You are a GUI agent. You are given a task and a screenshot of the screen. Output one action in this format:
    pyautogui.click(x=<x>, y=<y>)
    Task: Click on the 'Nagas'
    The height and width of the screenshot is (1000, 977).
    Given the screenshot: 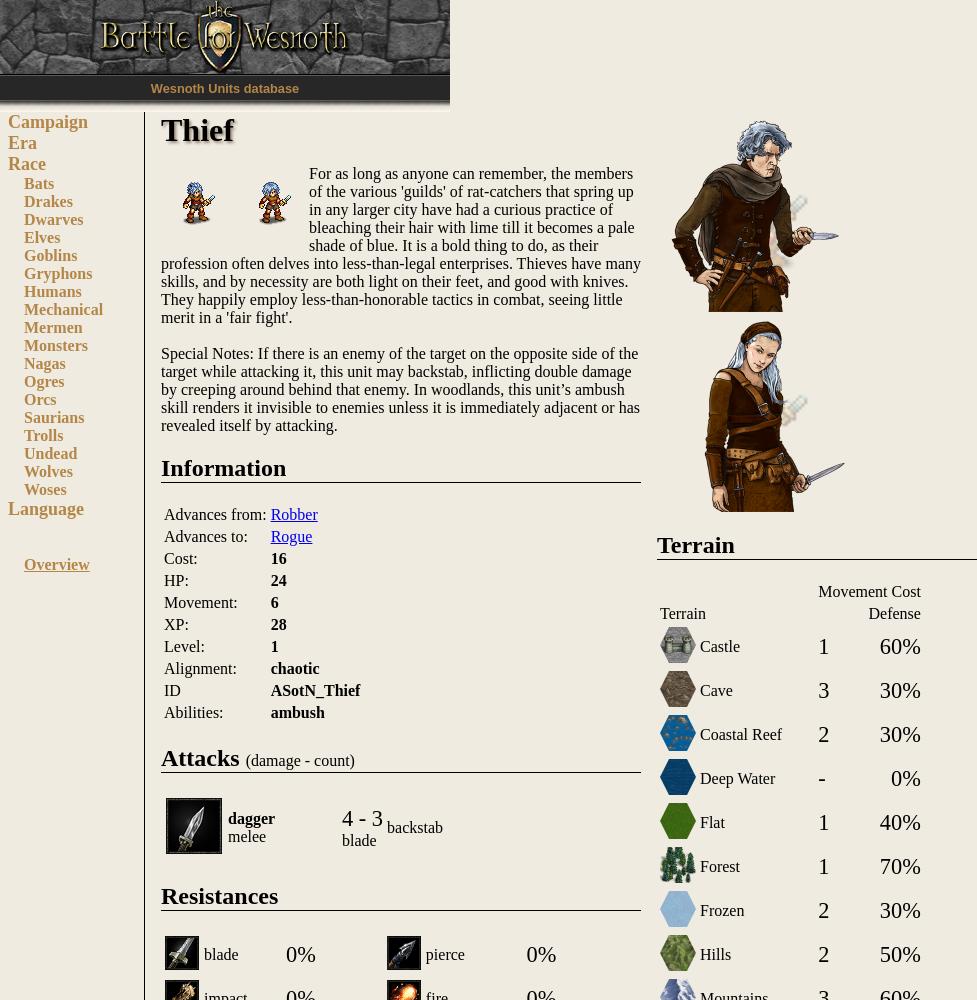 What is the action you would take?
    pyautogui.click(x=44, y=362)
    